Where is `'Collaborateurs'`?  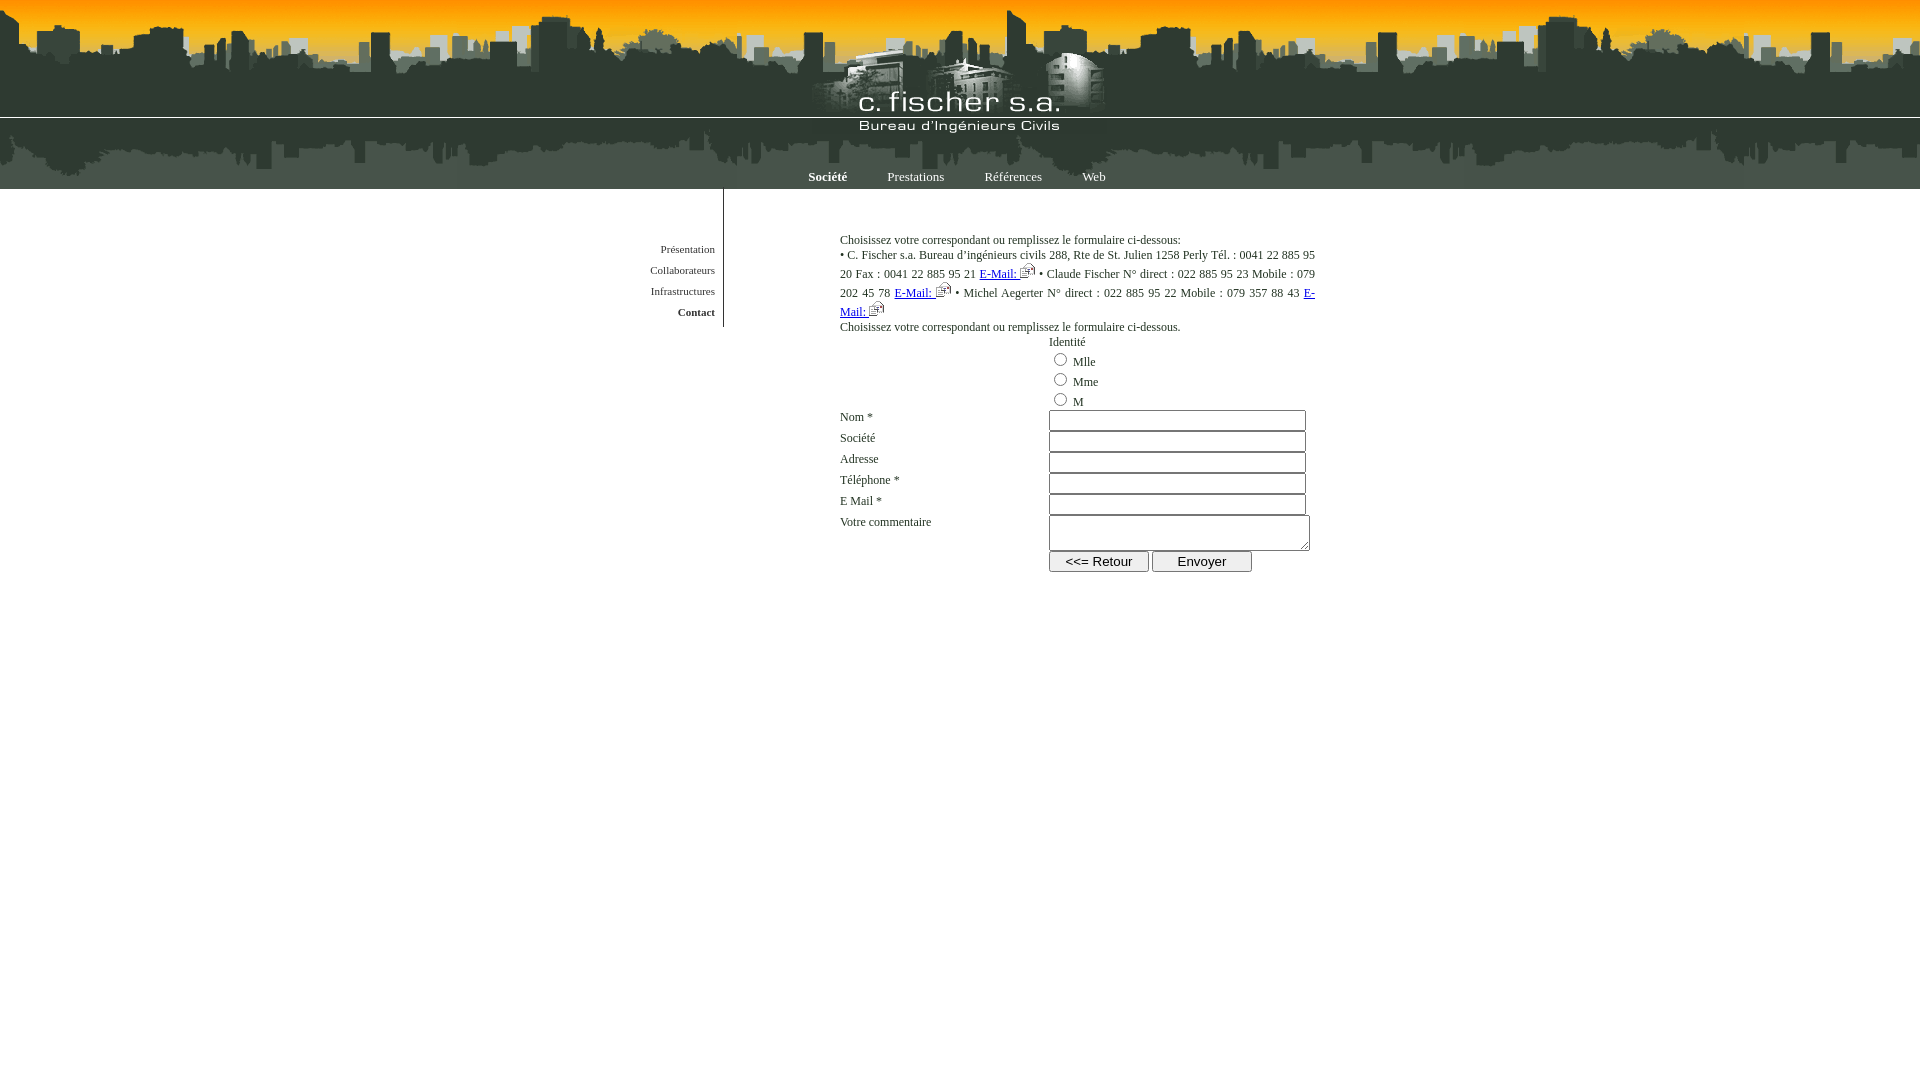 'Collaborateurs' is located at coordinates (660, 270).